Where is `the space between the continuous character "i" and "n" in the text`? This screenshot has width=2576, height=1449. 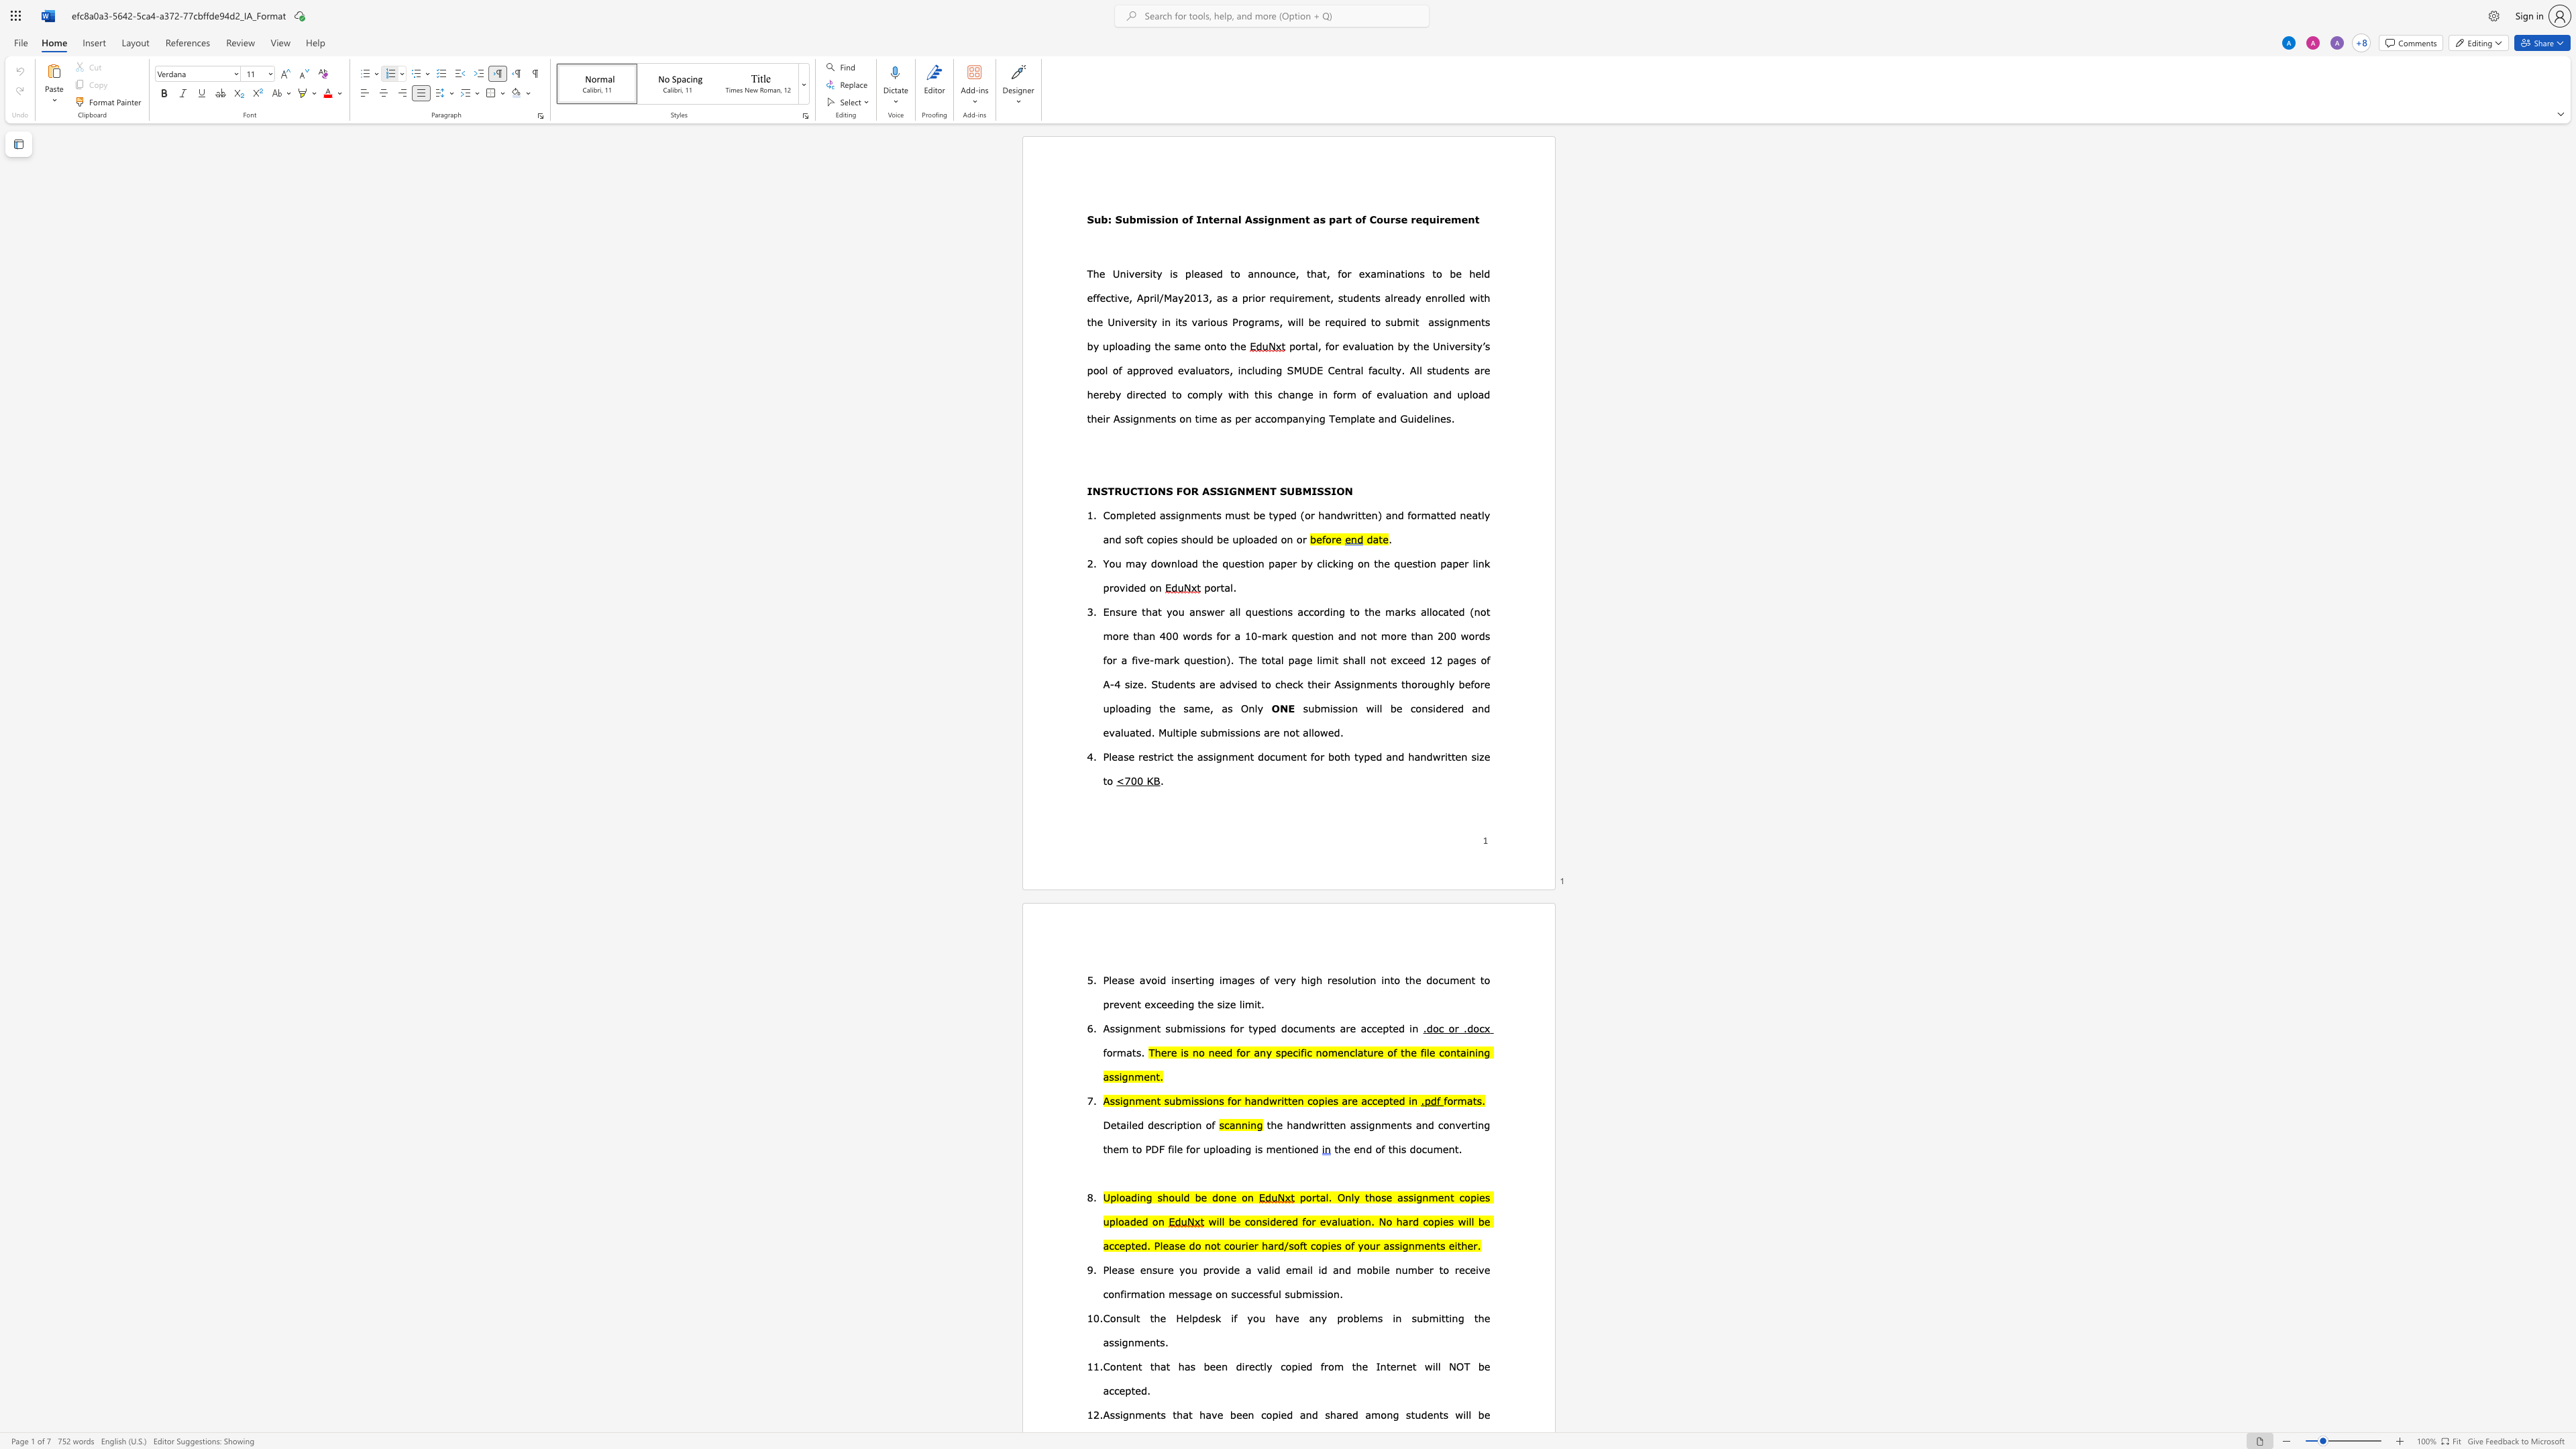
the space between the continuous character "i" and "n" in the text is located at coordinates (1183, 1004).